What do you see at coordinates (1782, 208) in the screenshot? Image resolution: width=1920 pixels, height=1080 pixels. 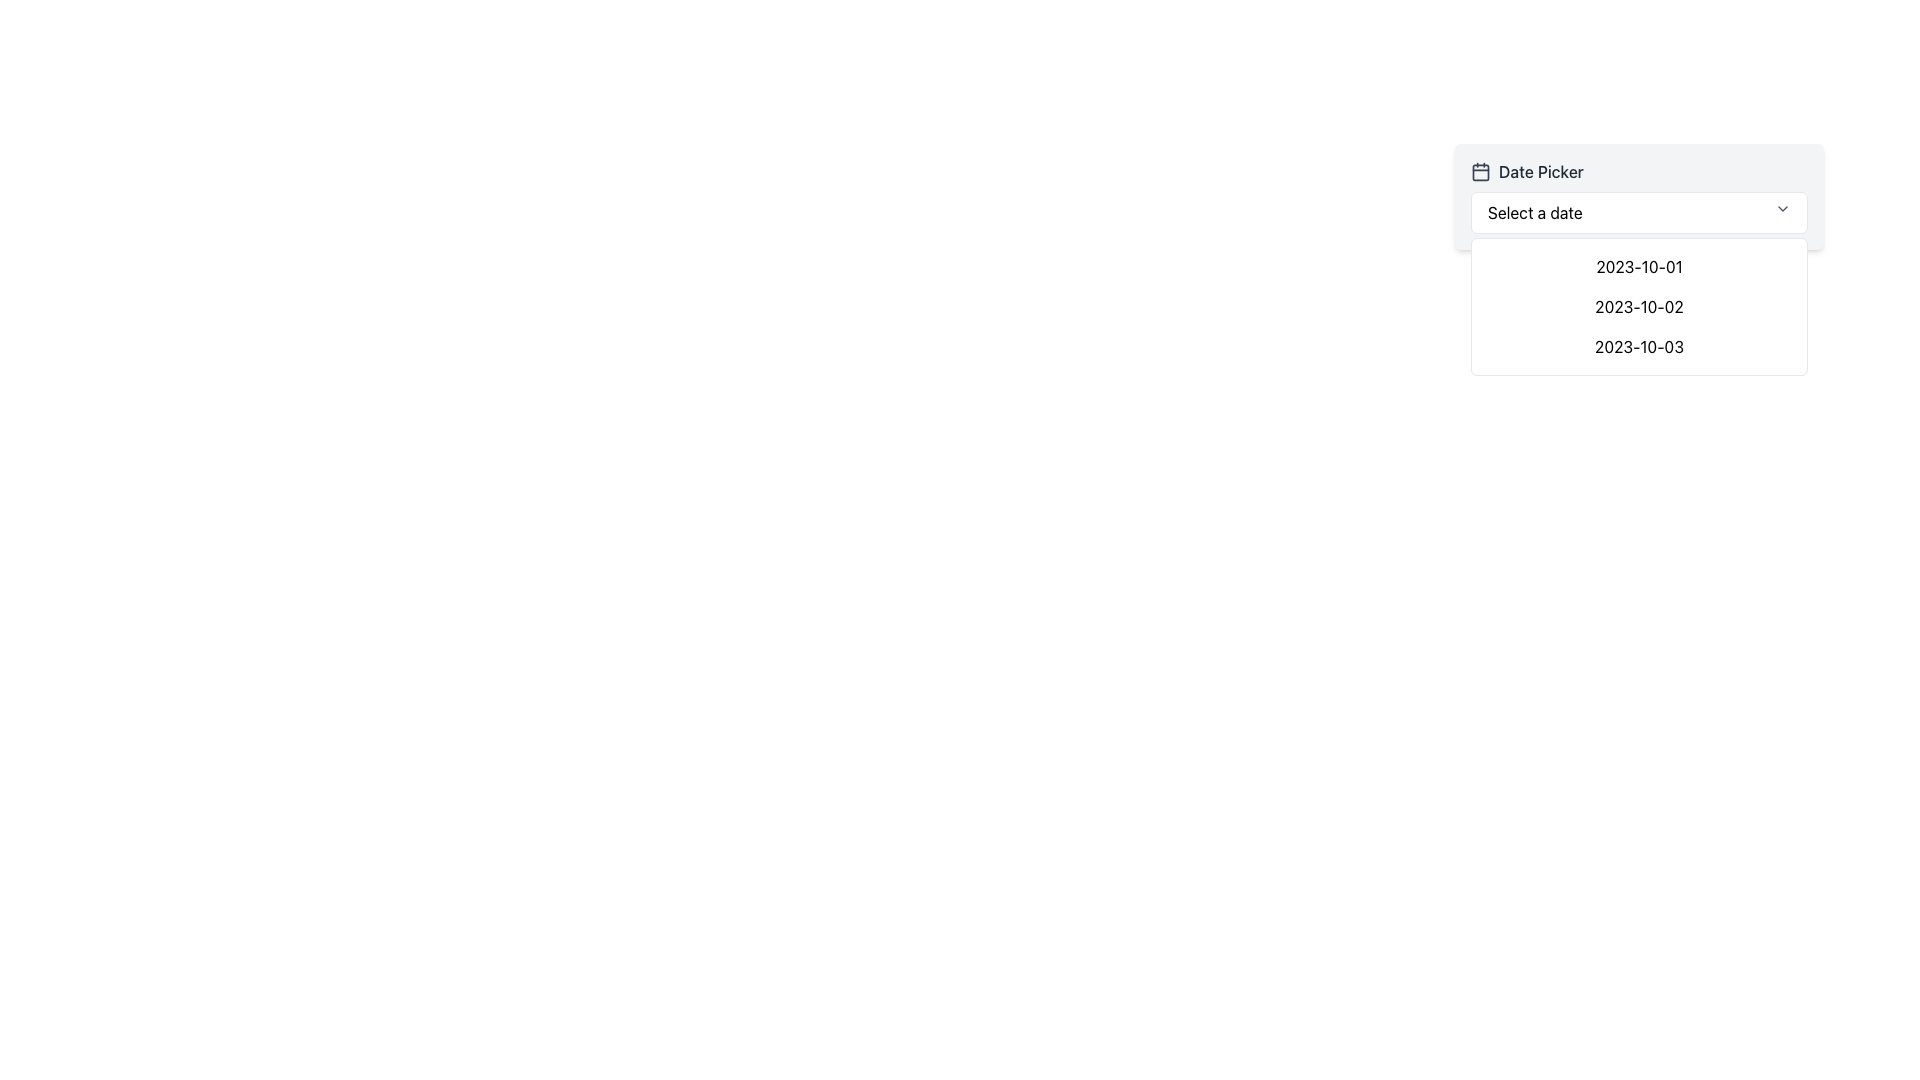 I see `the downward-facing chevron icon at the far-right side of the 'Select a date' dropdown in the 'Date Picker' component` at bounding box center [1782, 208].